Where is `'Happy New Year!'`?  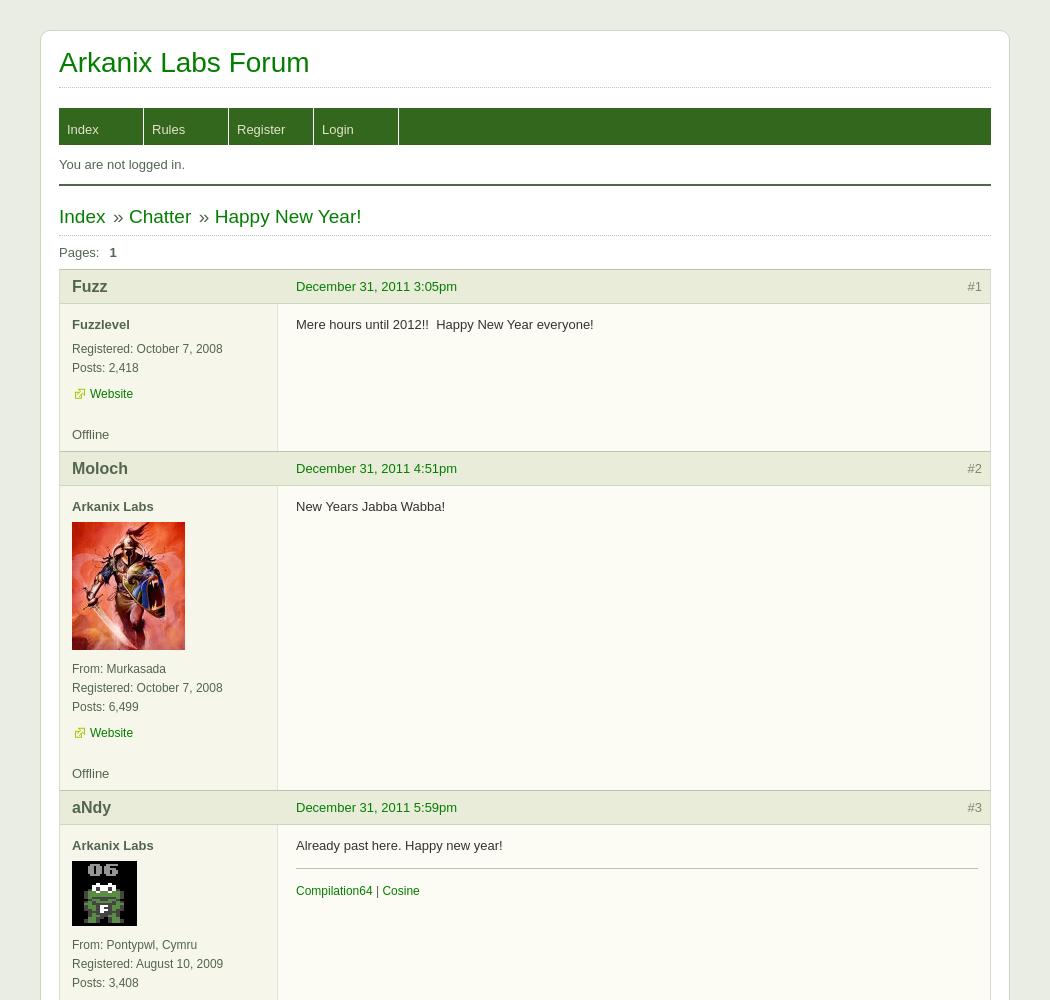 'Happy New Year!' is located at coordinates (212, 215).